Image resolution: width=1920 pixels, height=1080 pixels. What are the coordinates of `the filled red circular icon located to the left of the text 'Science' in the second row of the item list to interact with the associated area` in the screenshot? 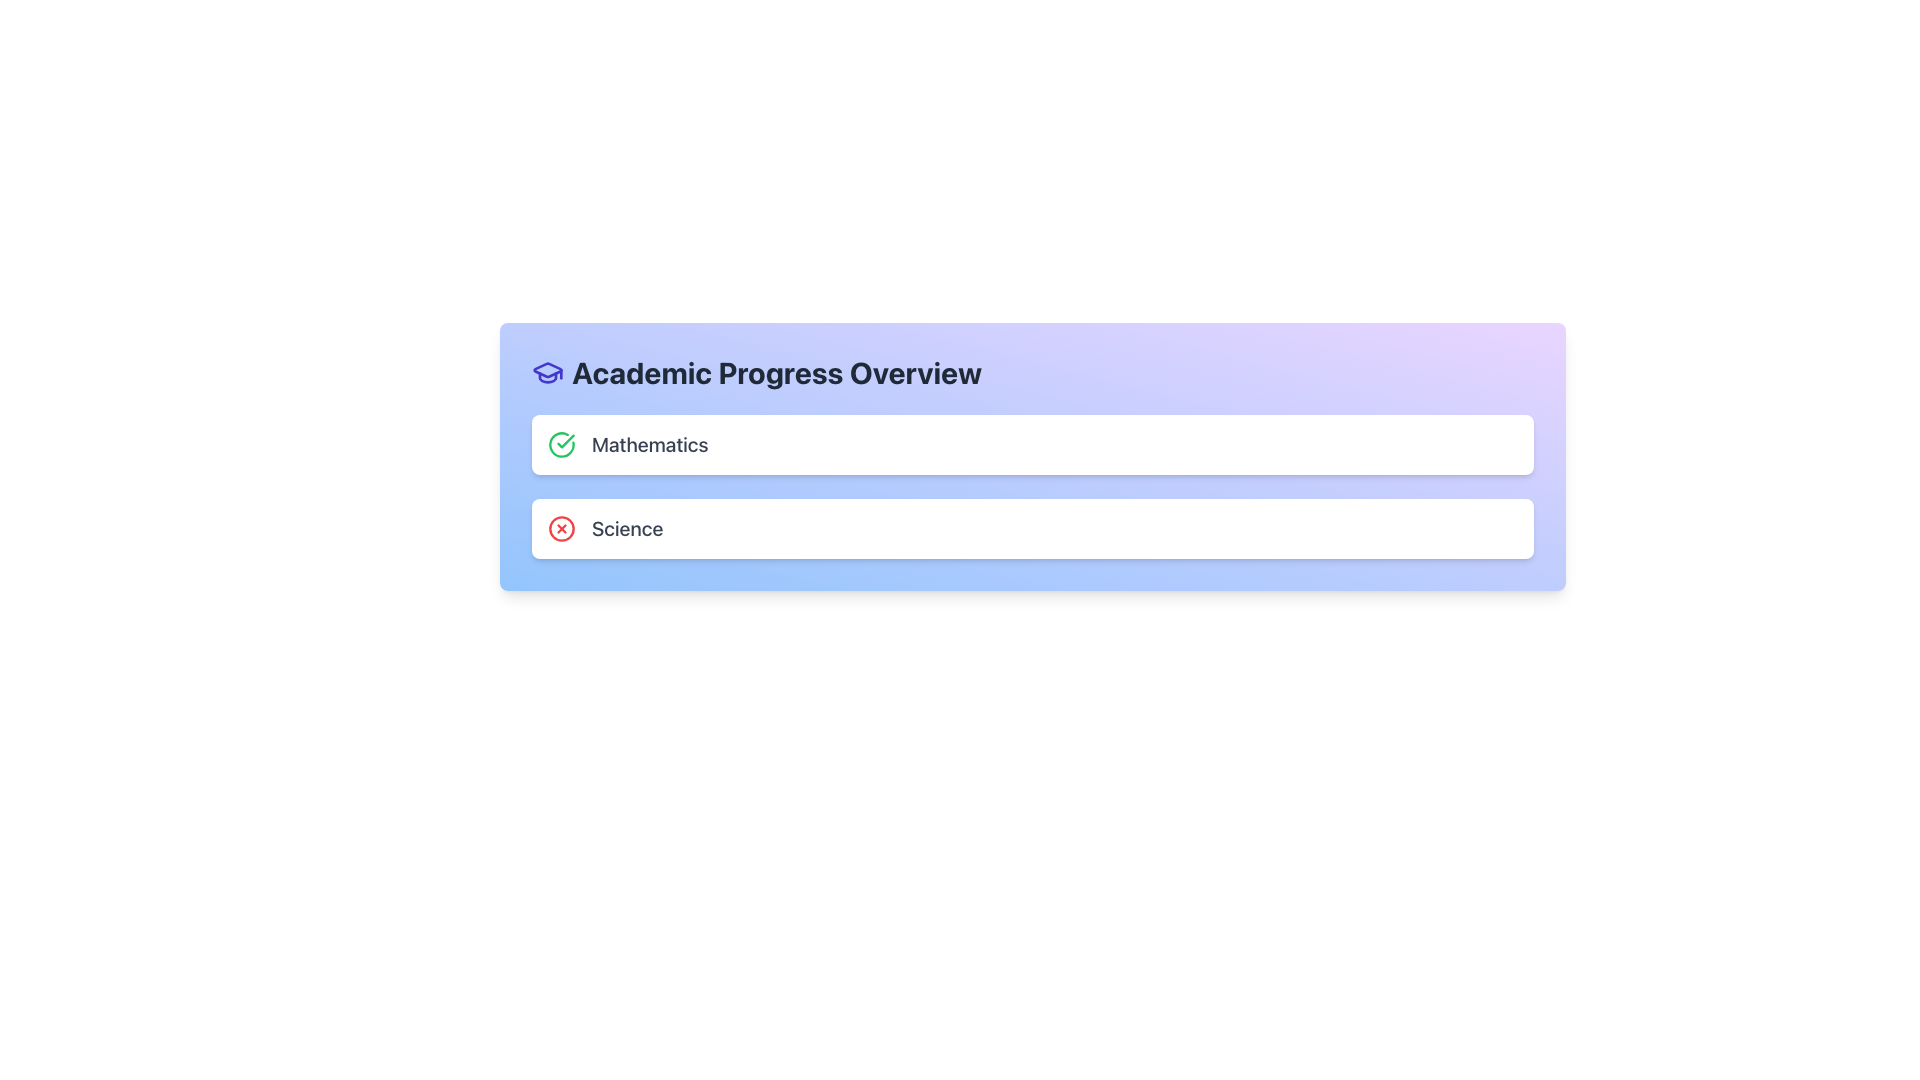 It's located at (560, 527).